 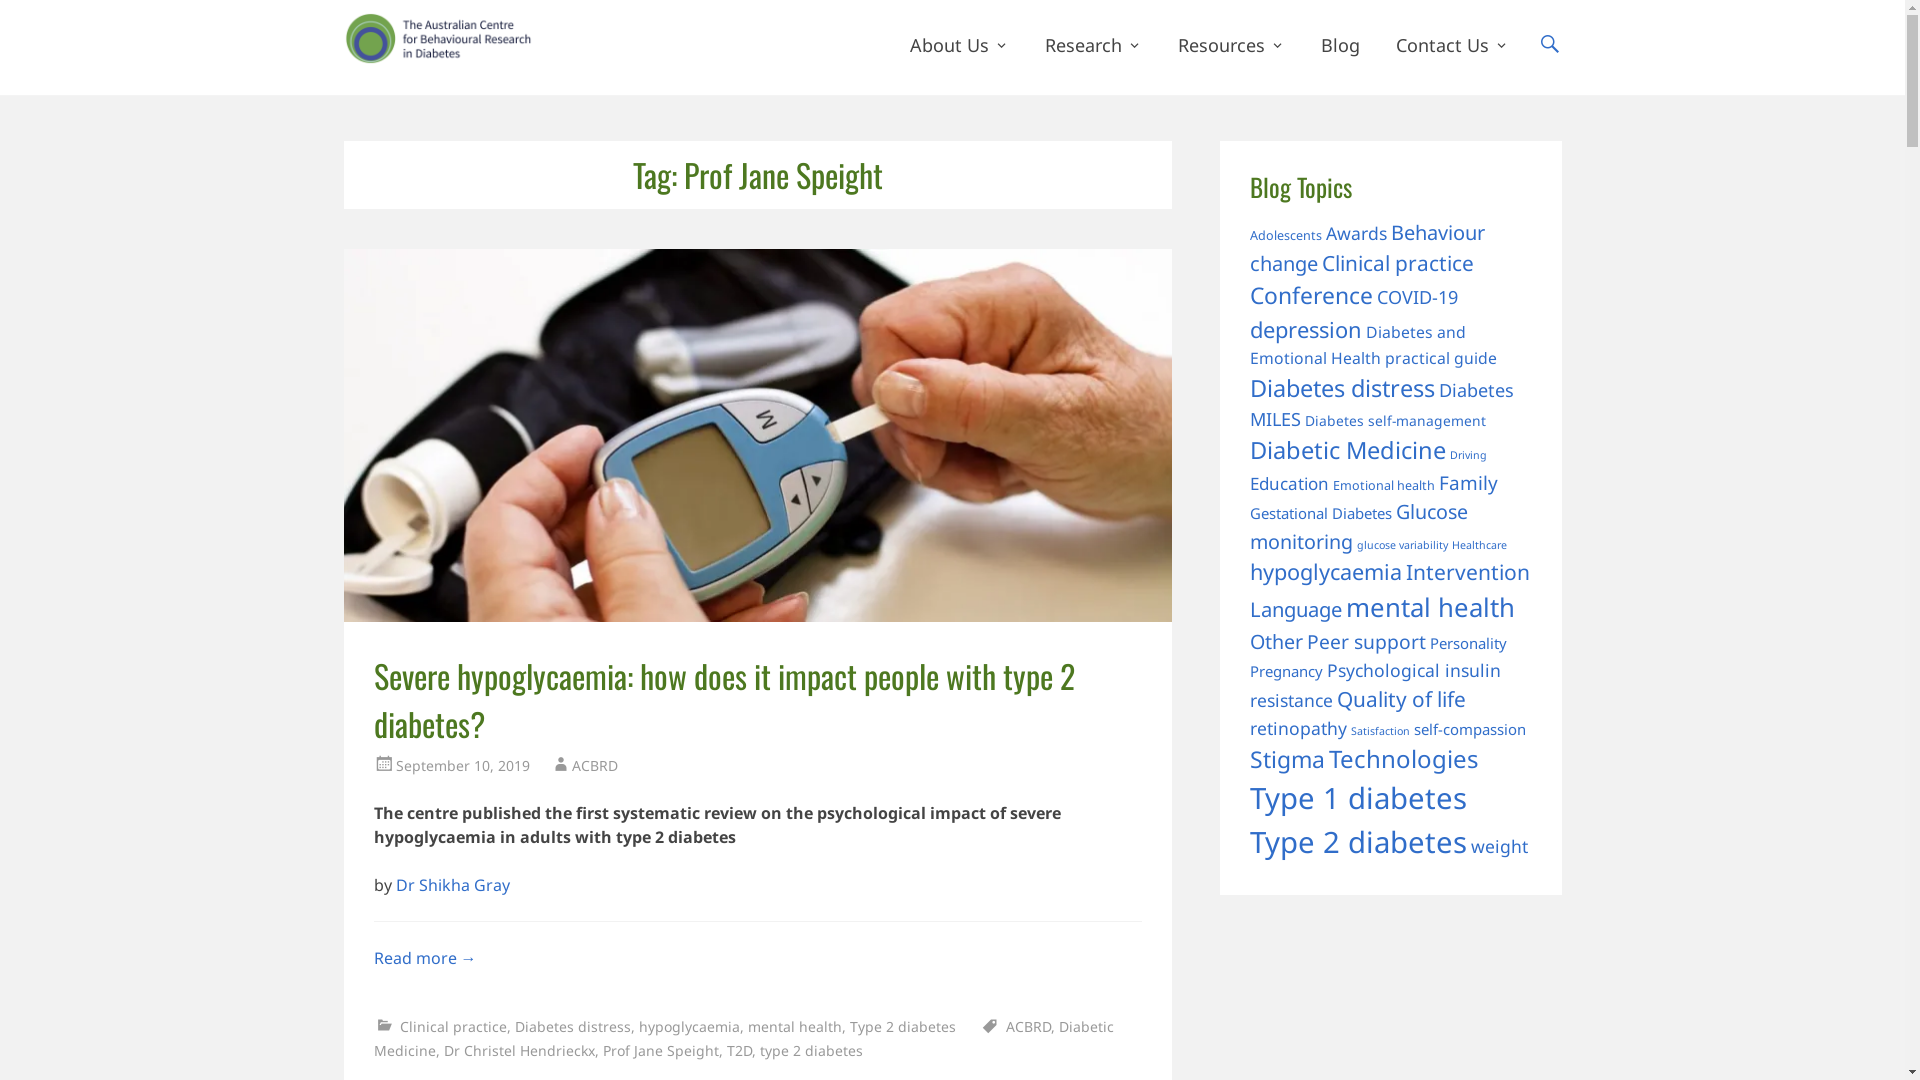 I want to click on 'Dr Christel Hendrieckx', so click(x=519, y=1049).